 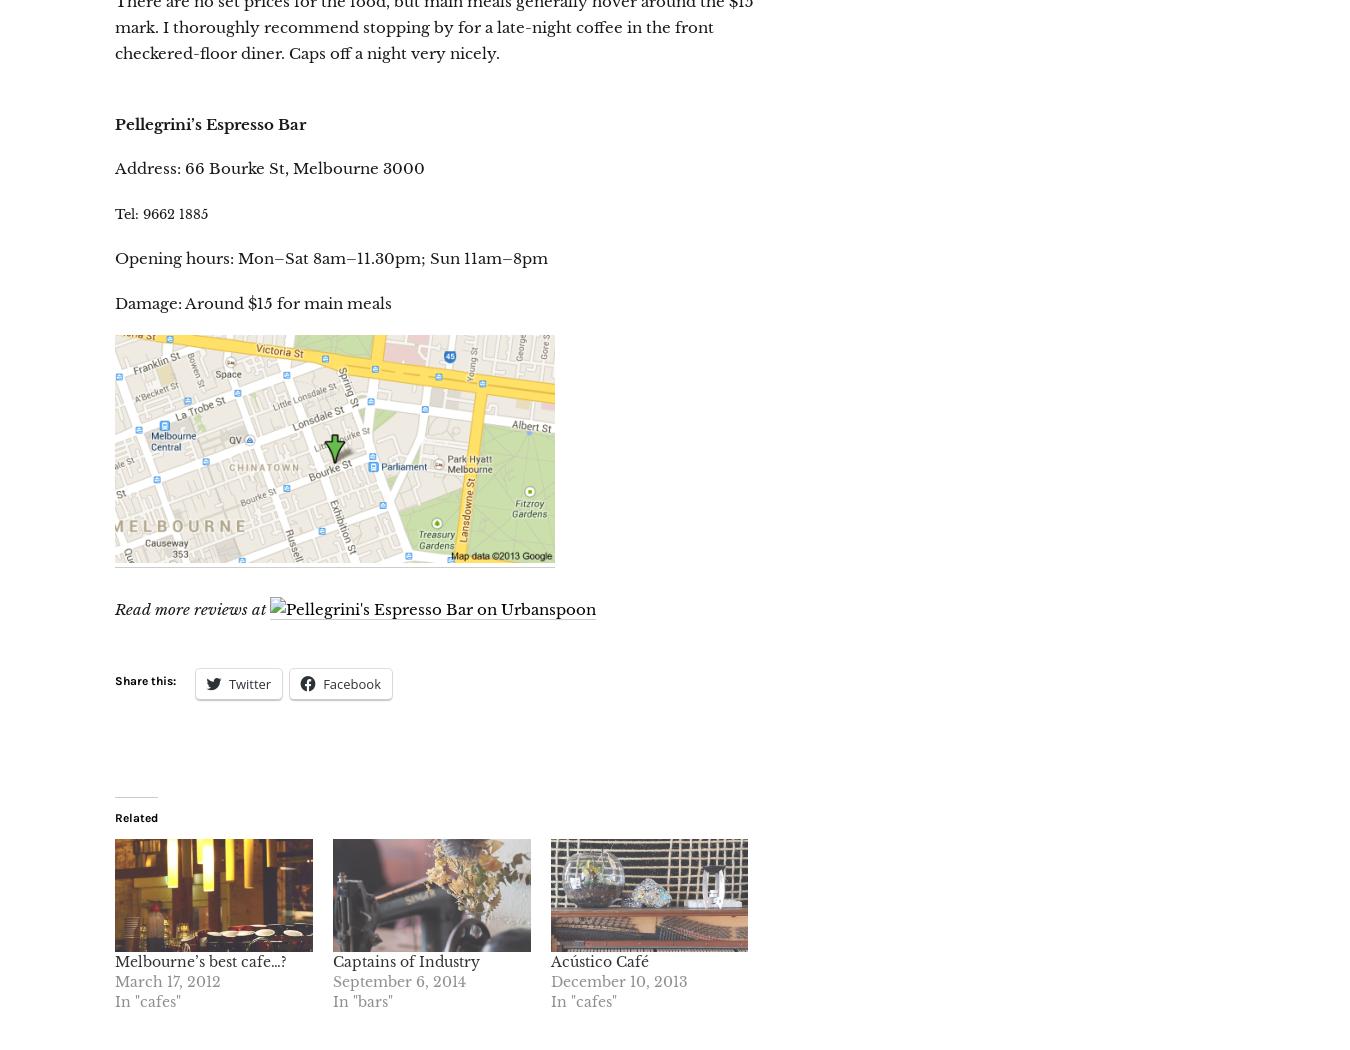 I want to click on 'Related', so click(x=136, y=816).